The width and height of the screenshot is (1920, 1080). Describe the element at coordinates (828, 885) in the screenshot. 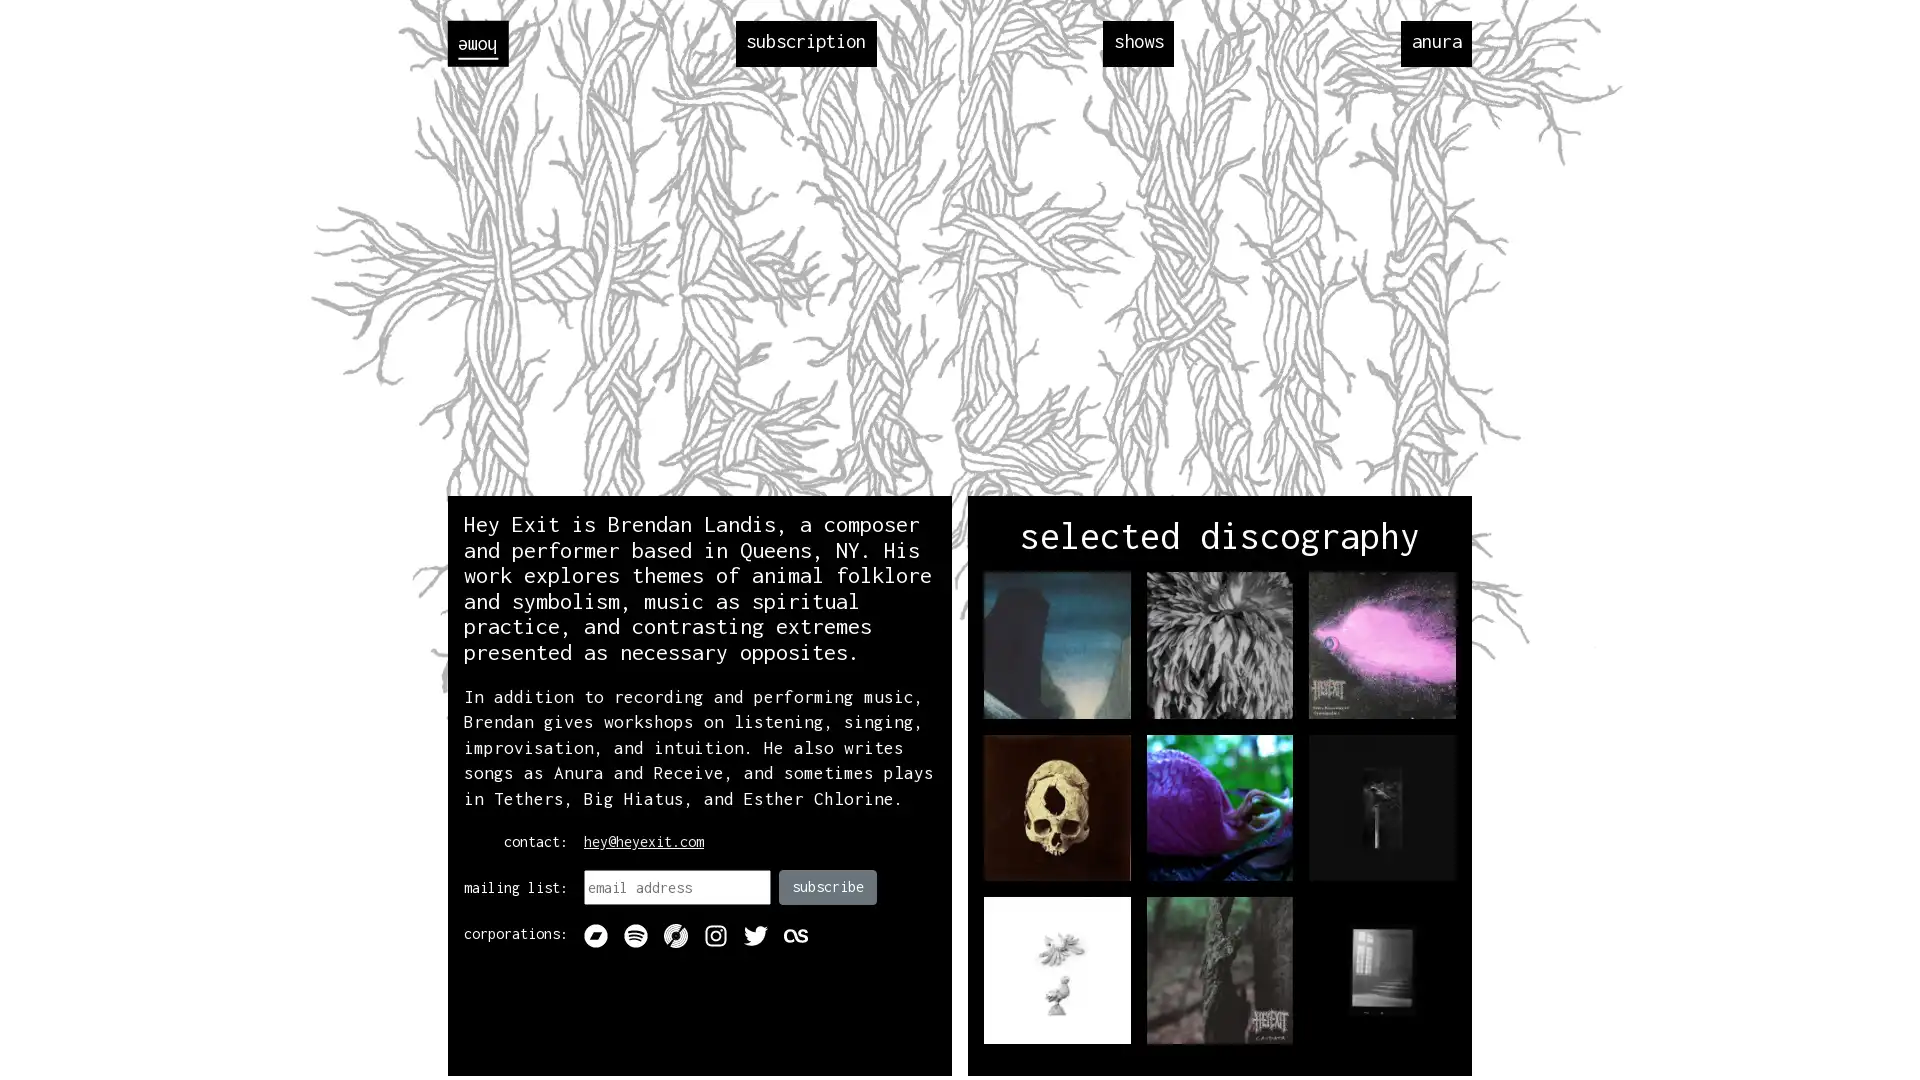

I see `subscribe` at that location.